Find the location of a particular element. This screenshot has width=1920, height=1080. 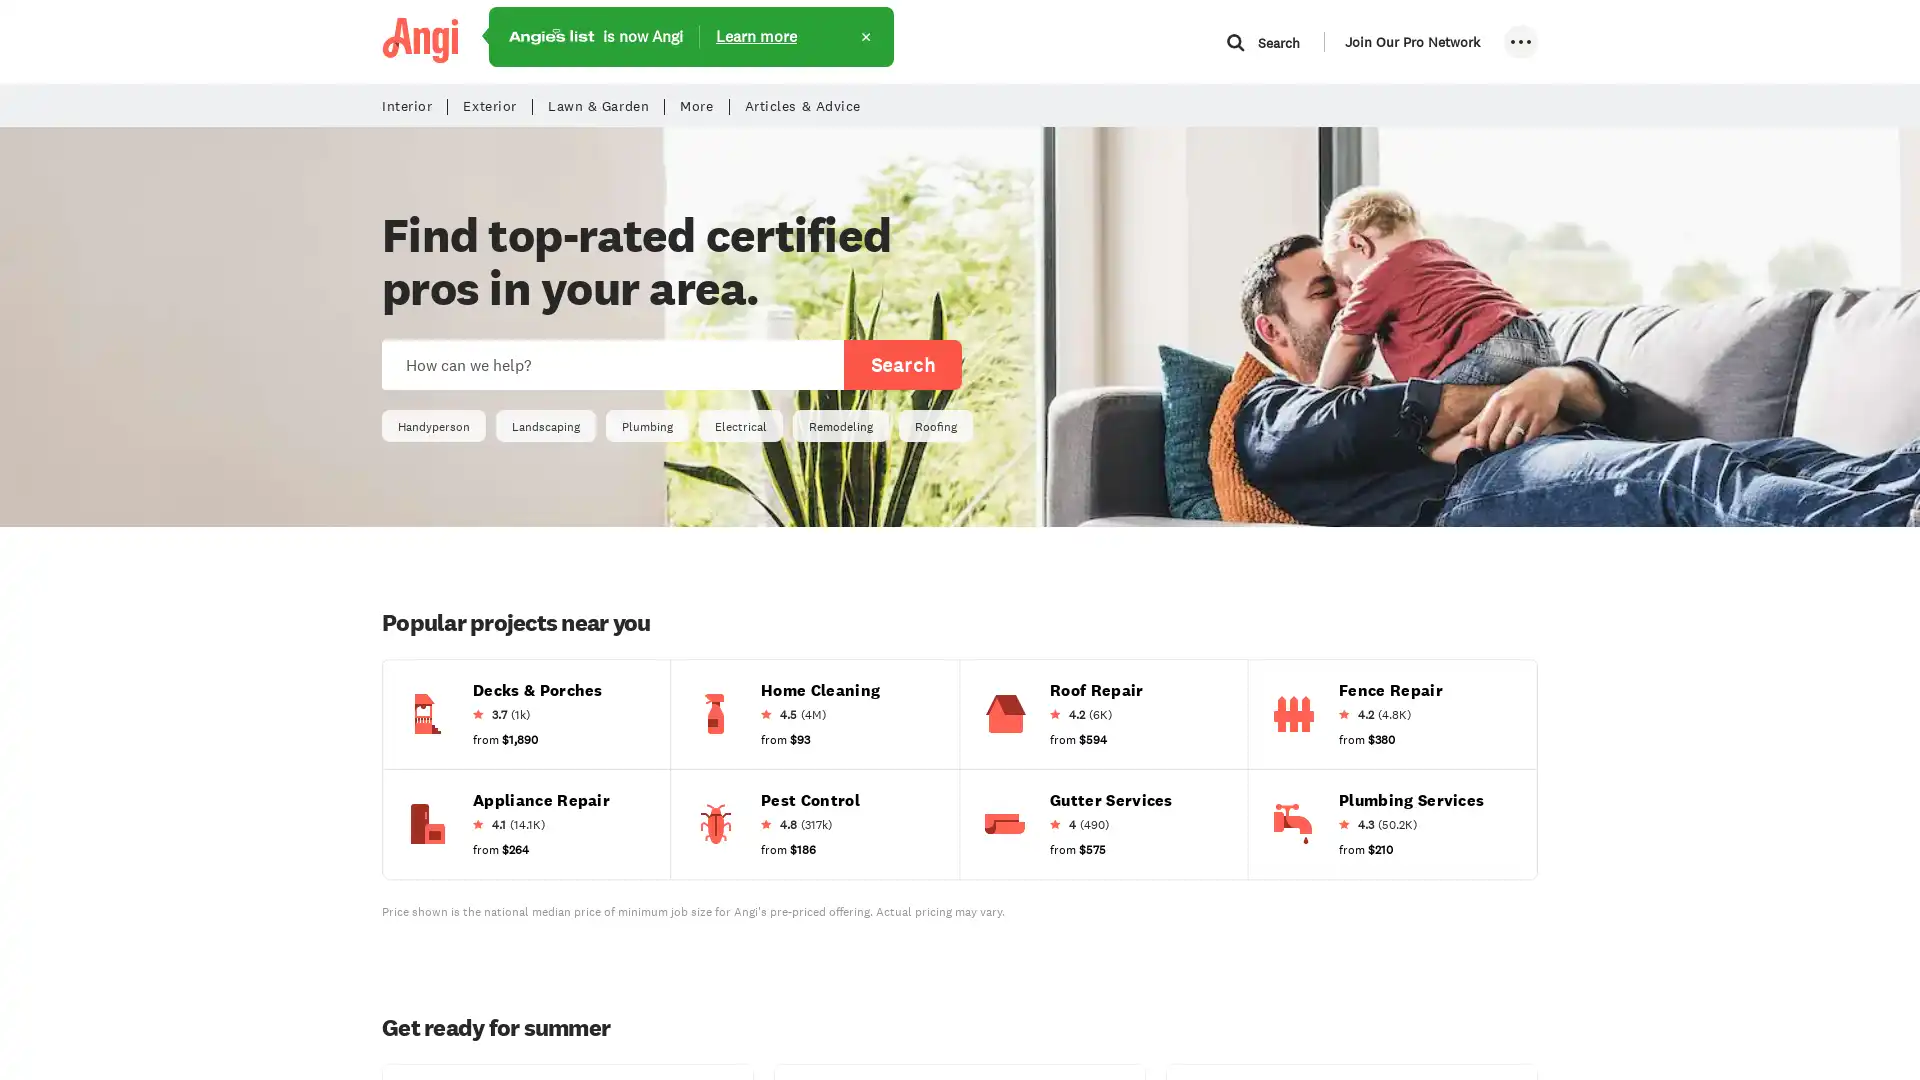

Search is located at coordinates (901, 365).